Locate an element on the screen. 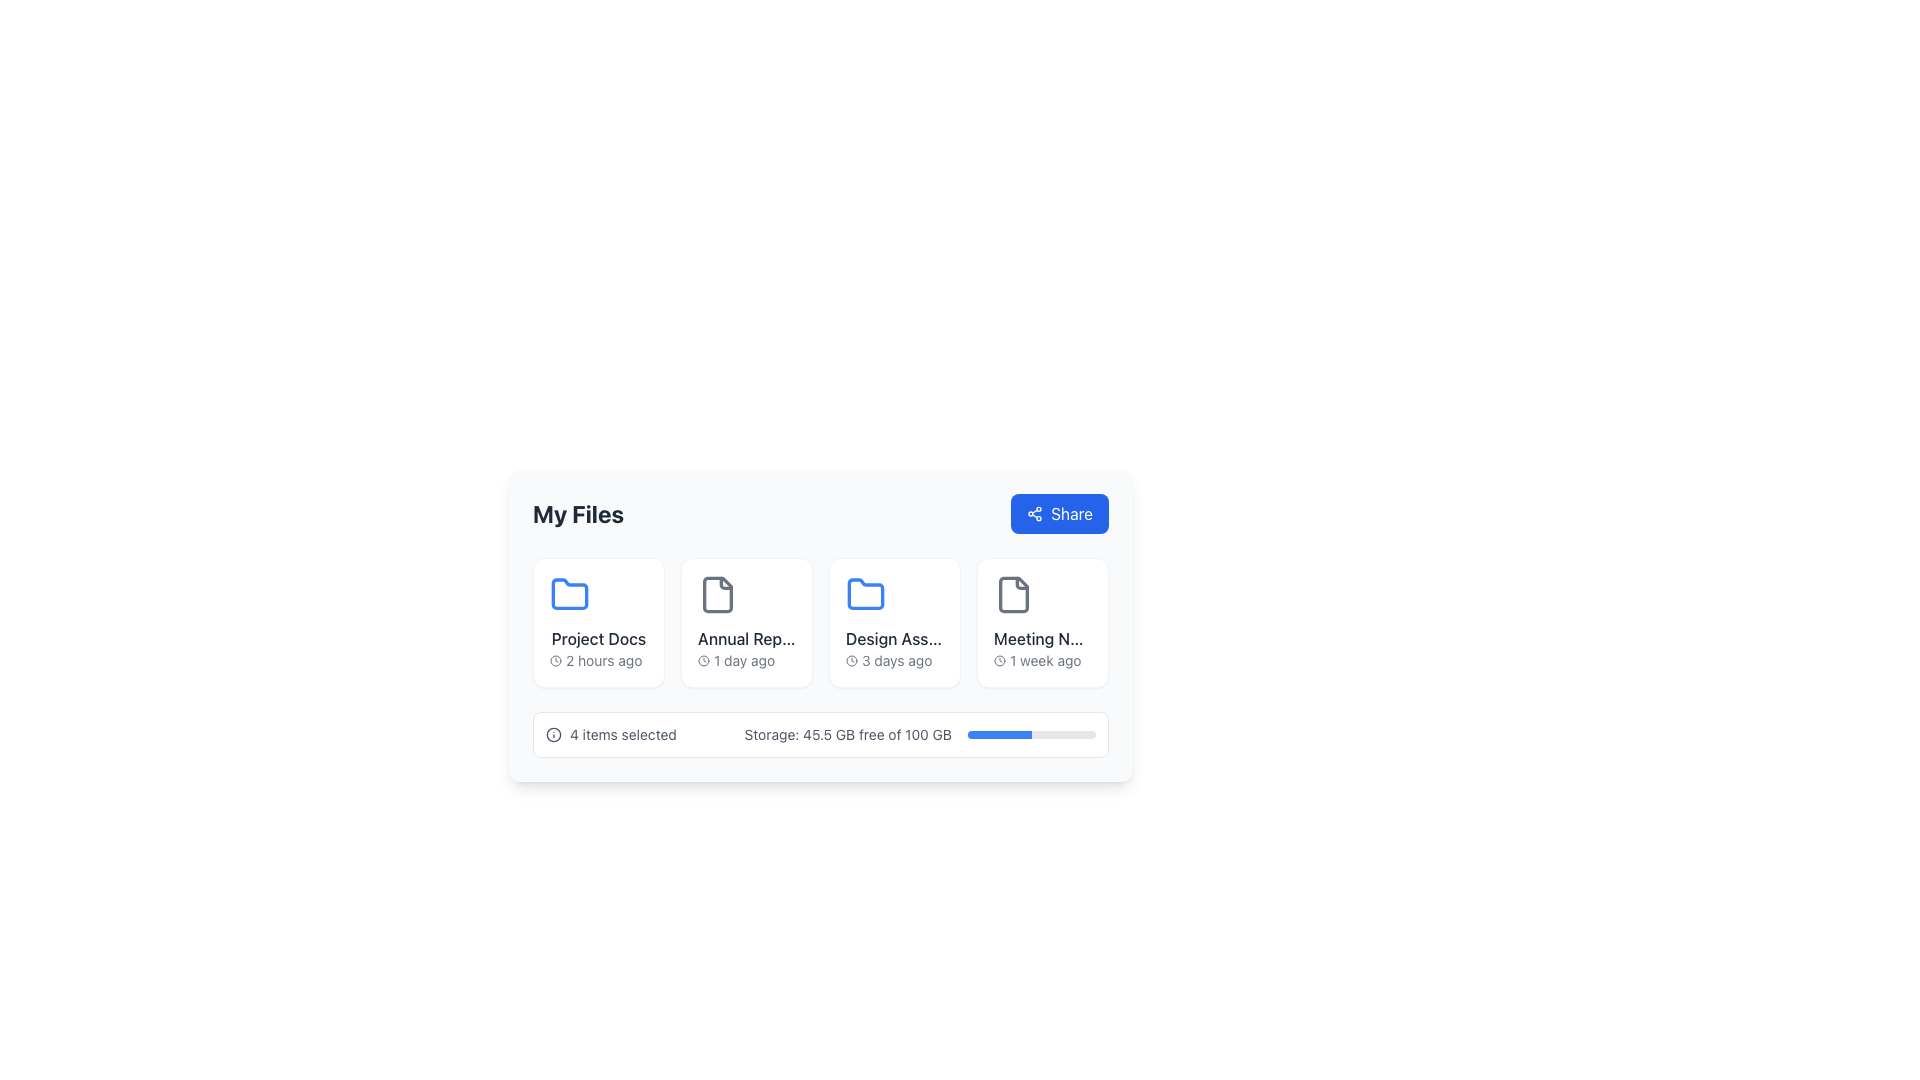  the graphical icon representing the 'Annual Report' file entry located is located at coordinates (718, 593).